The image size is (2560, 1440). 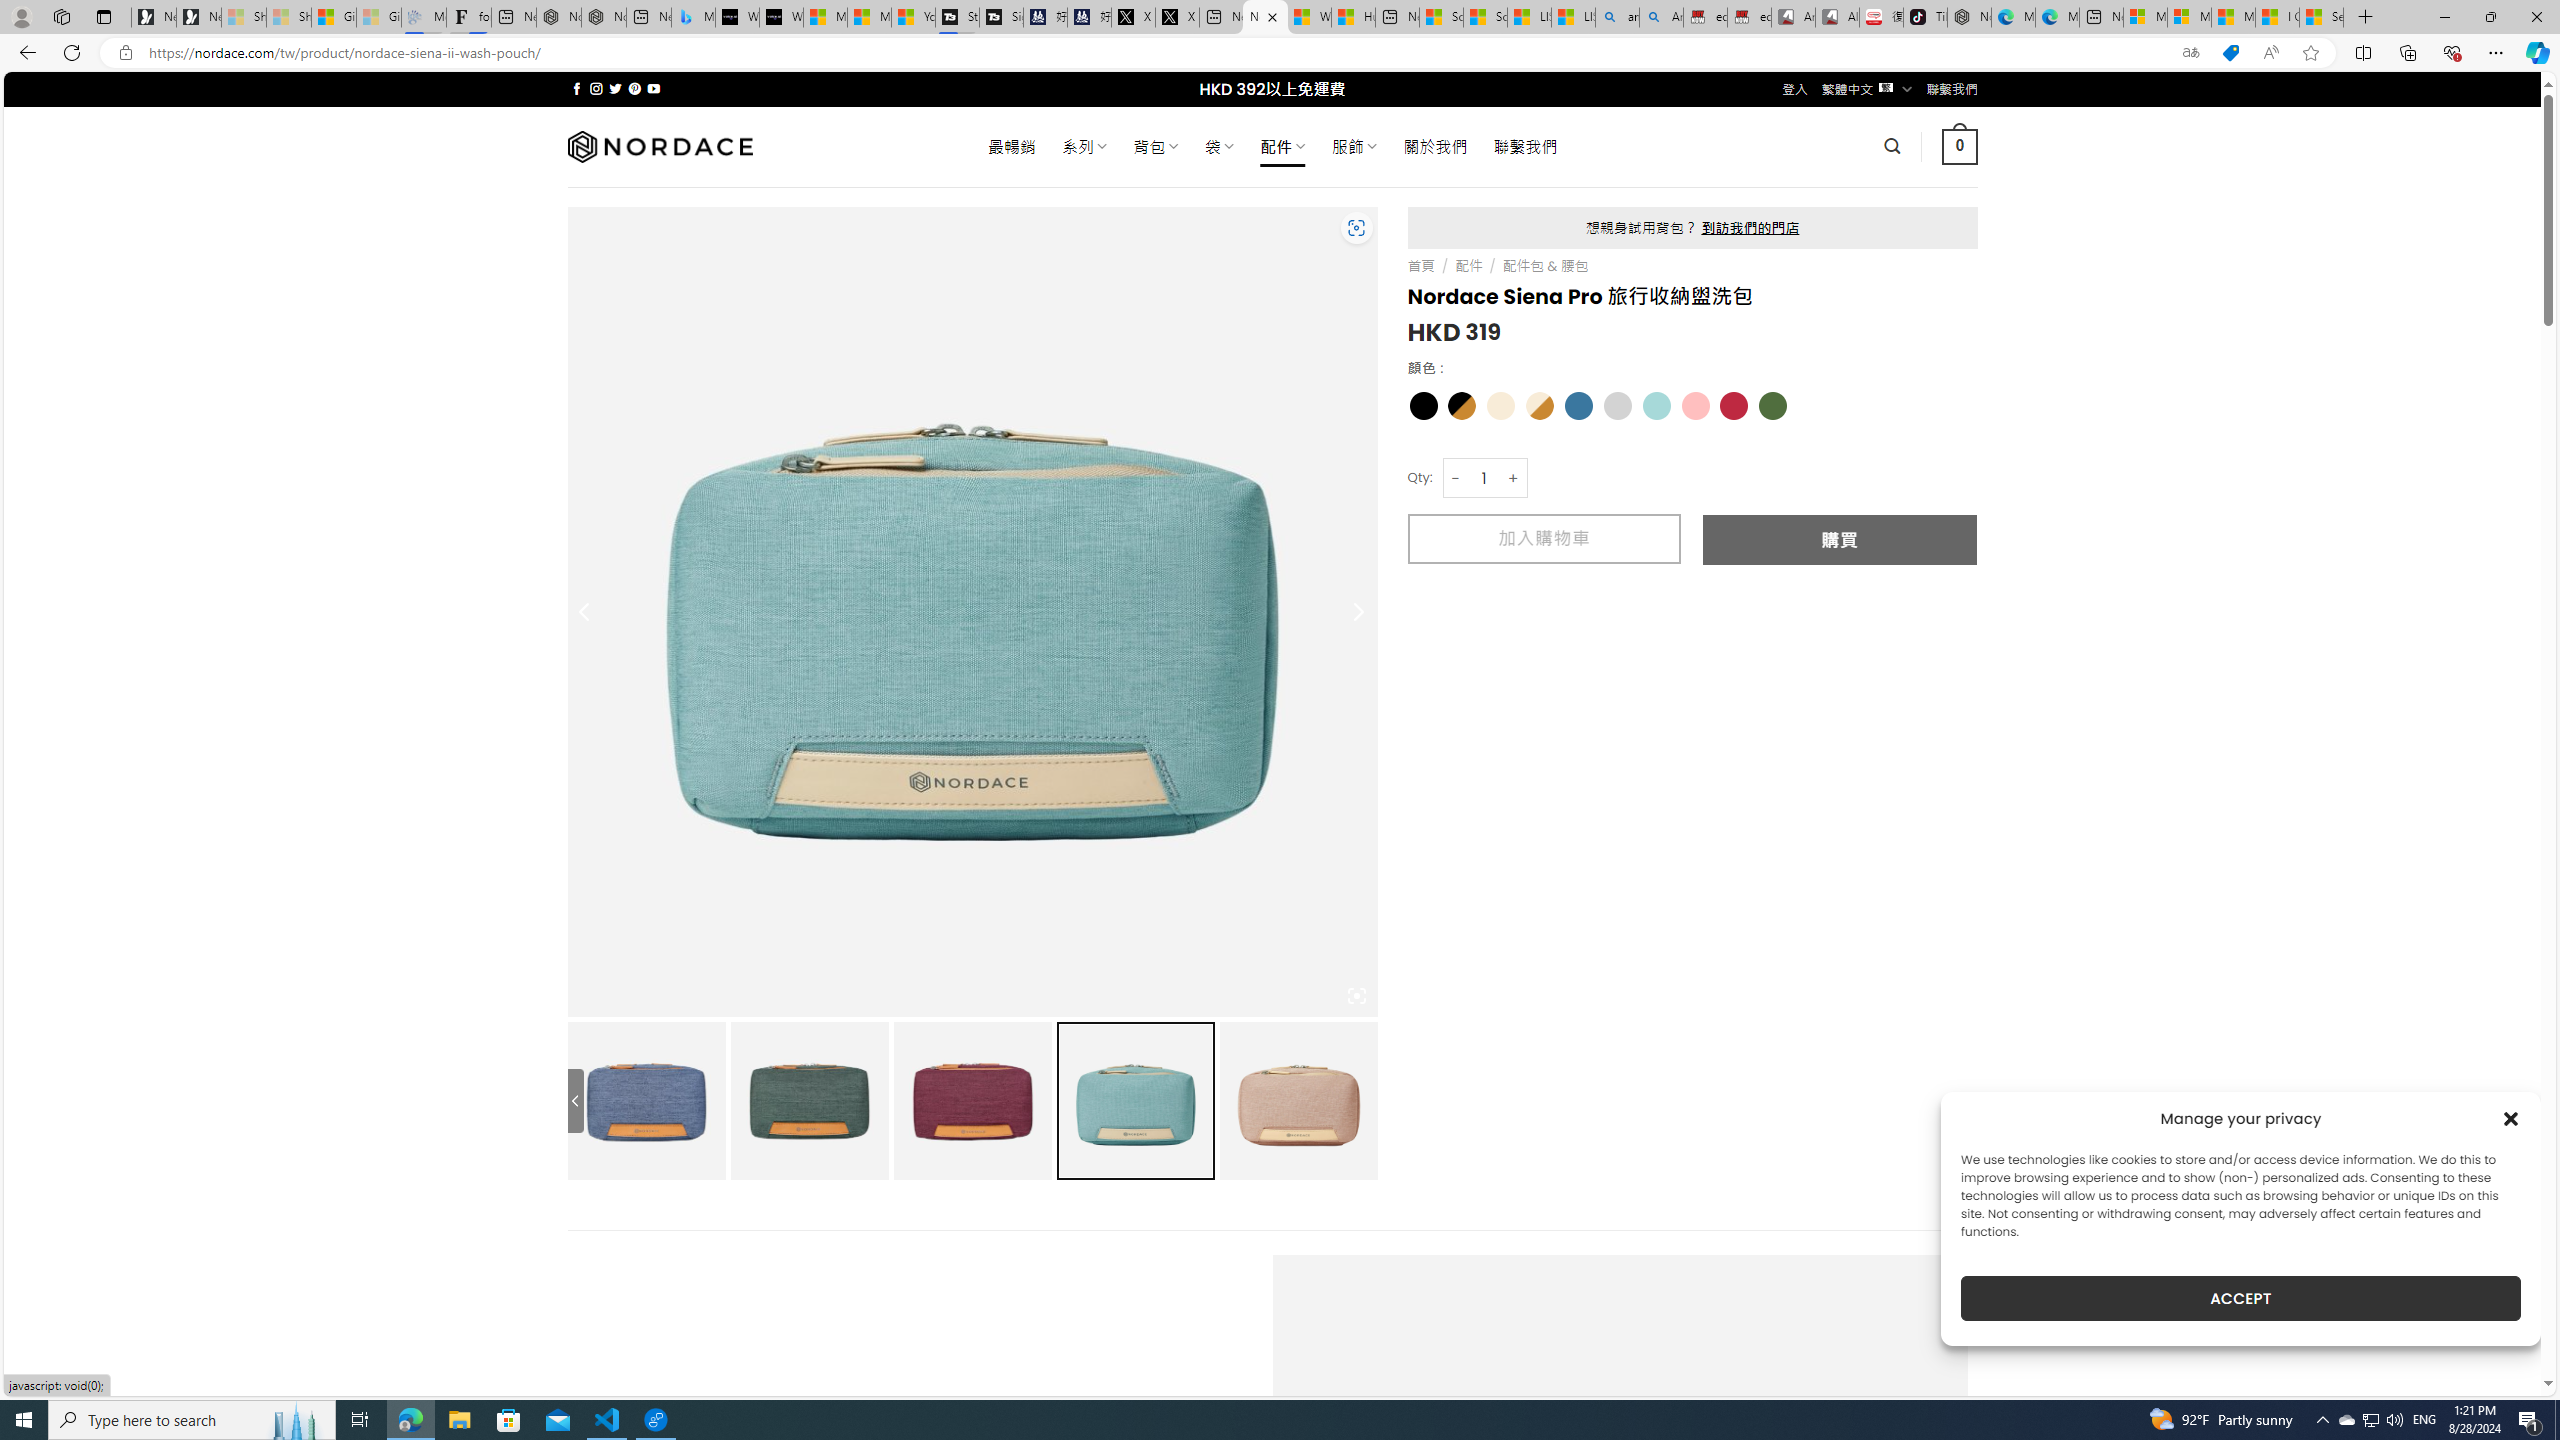 I want to click on 'Newsletter Sign Up', so click(x=199, y=16).